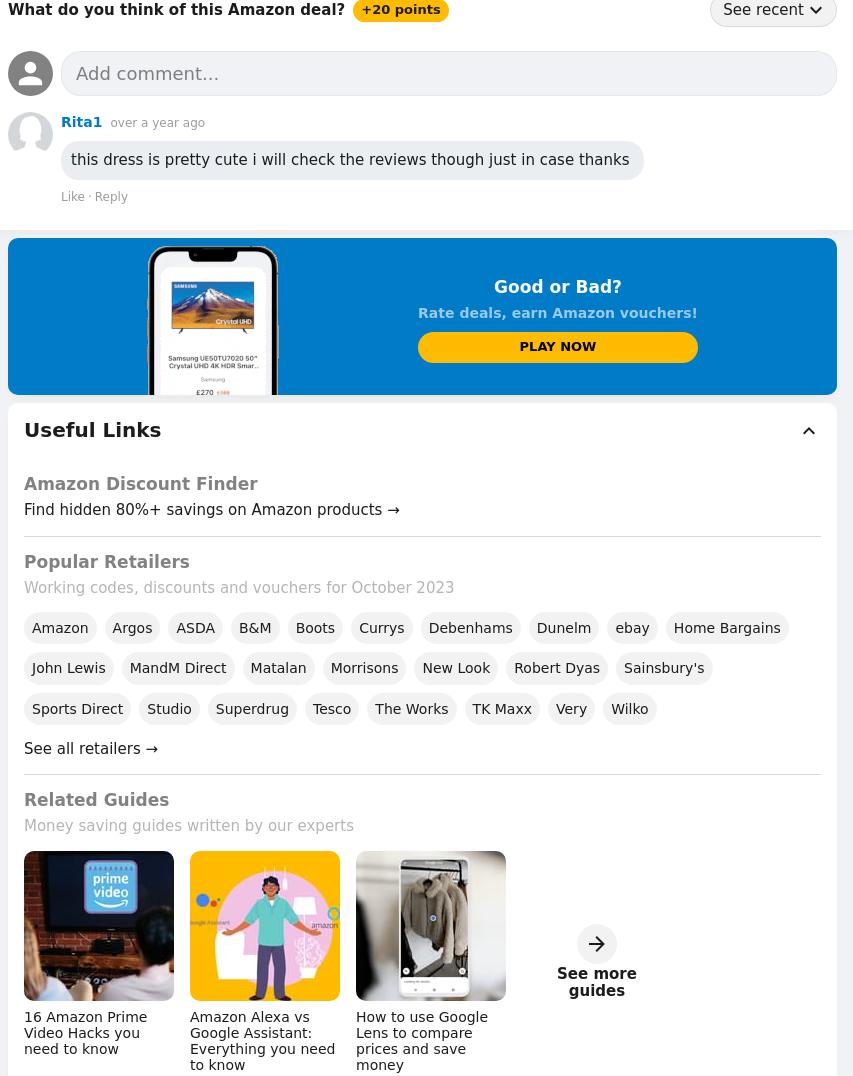 This screenshot has height=1076, width=853. Describe the element at coordinates (351, 160) in the screenshot. I see `'this dress is pretty cute i will check the reviews though just in case thanks'` at that location.